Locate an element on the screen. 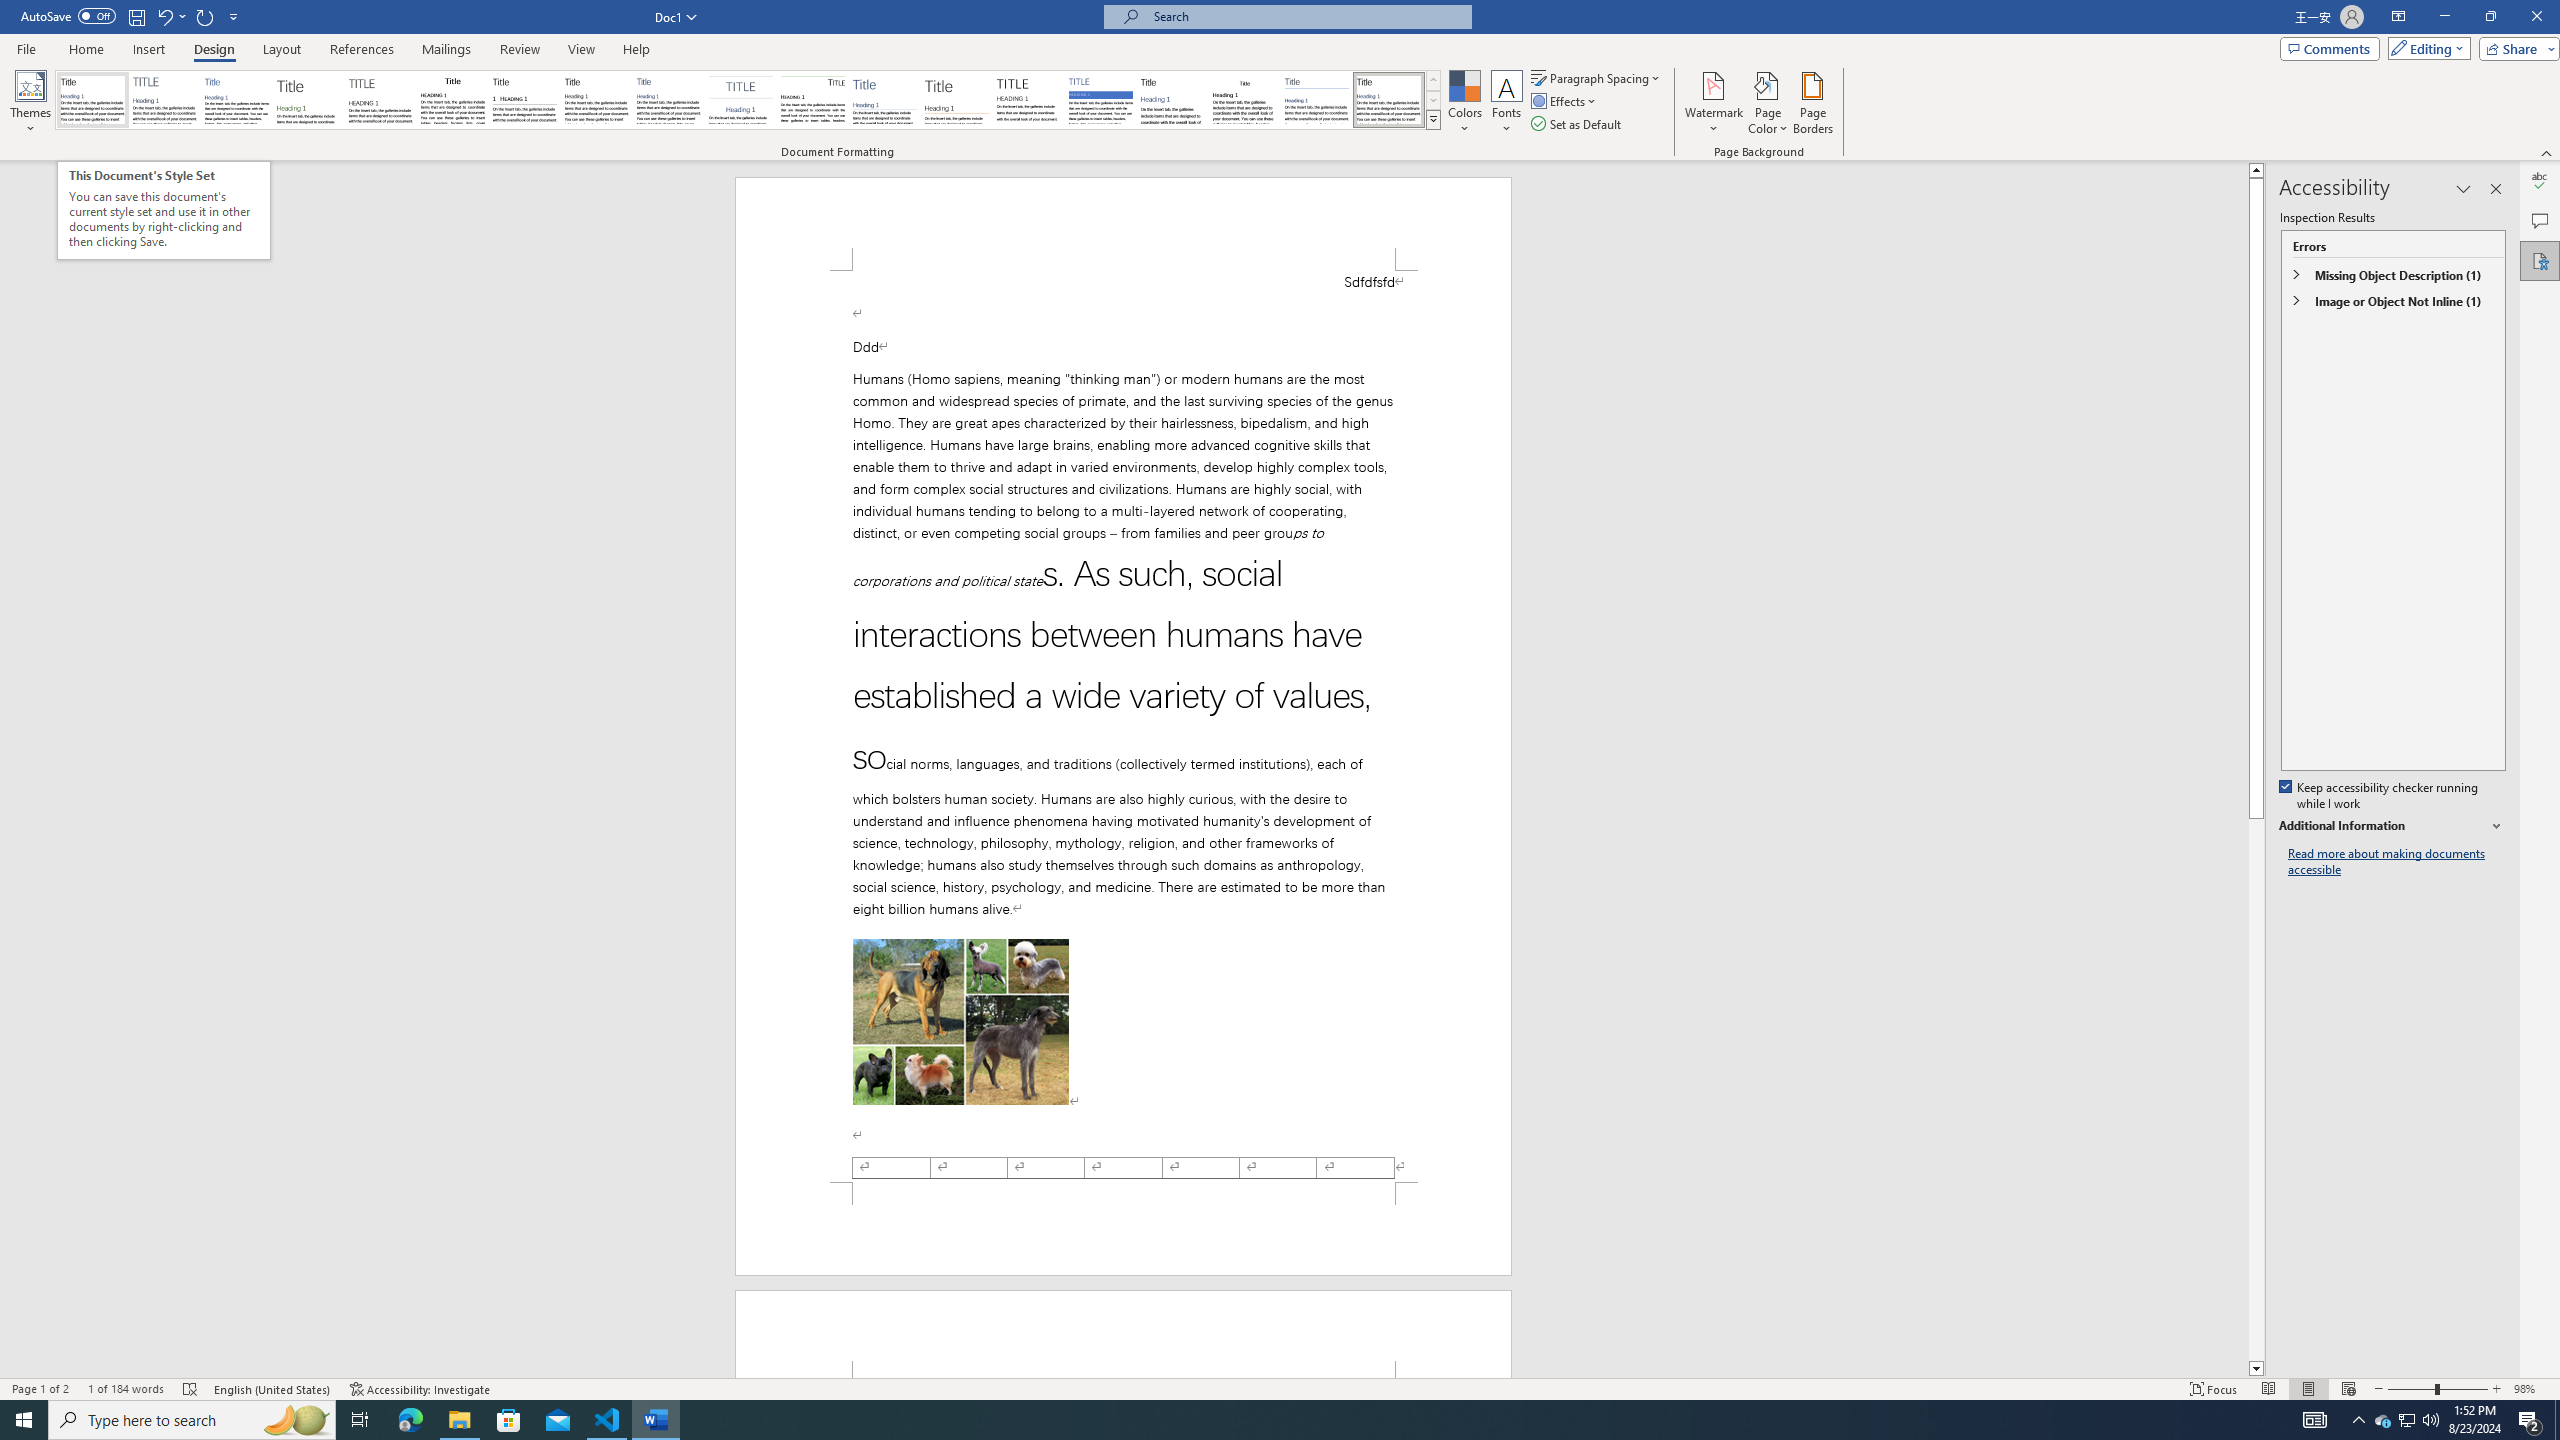  'Set as Default' is located at coordinates (1577, 122).